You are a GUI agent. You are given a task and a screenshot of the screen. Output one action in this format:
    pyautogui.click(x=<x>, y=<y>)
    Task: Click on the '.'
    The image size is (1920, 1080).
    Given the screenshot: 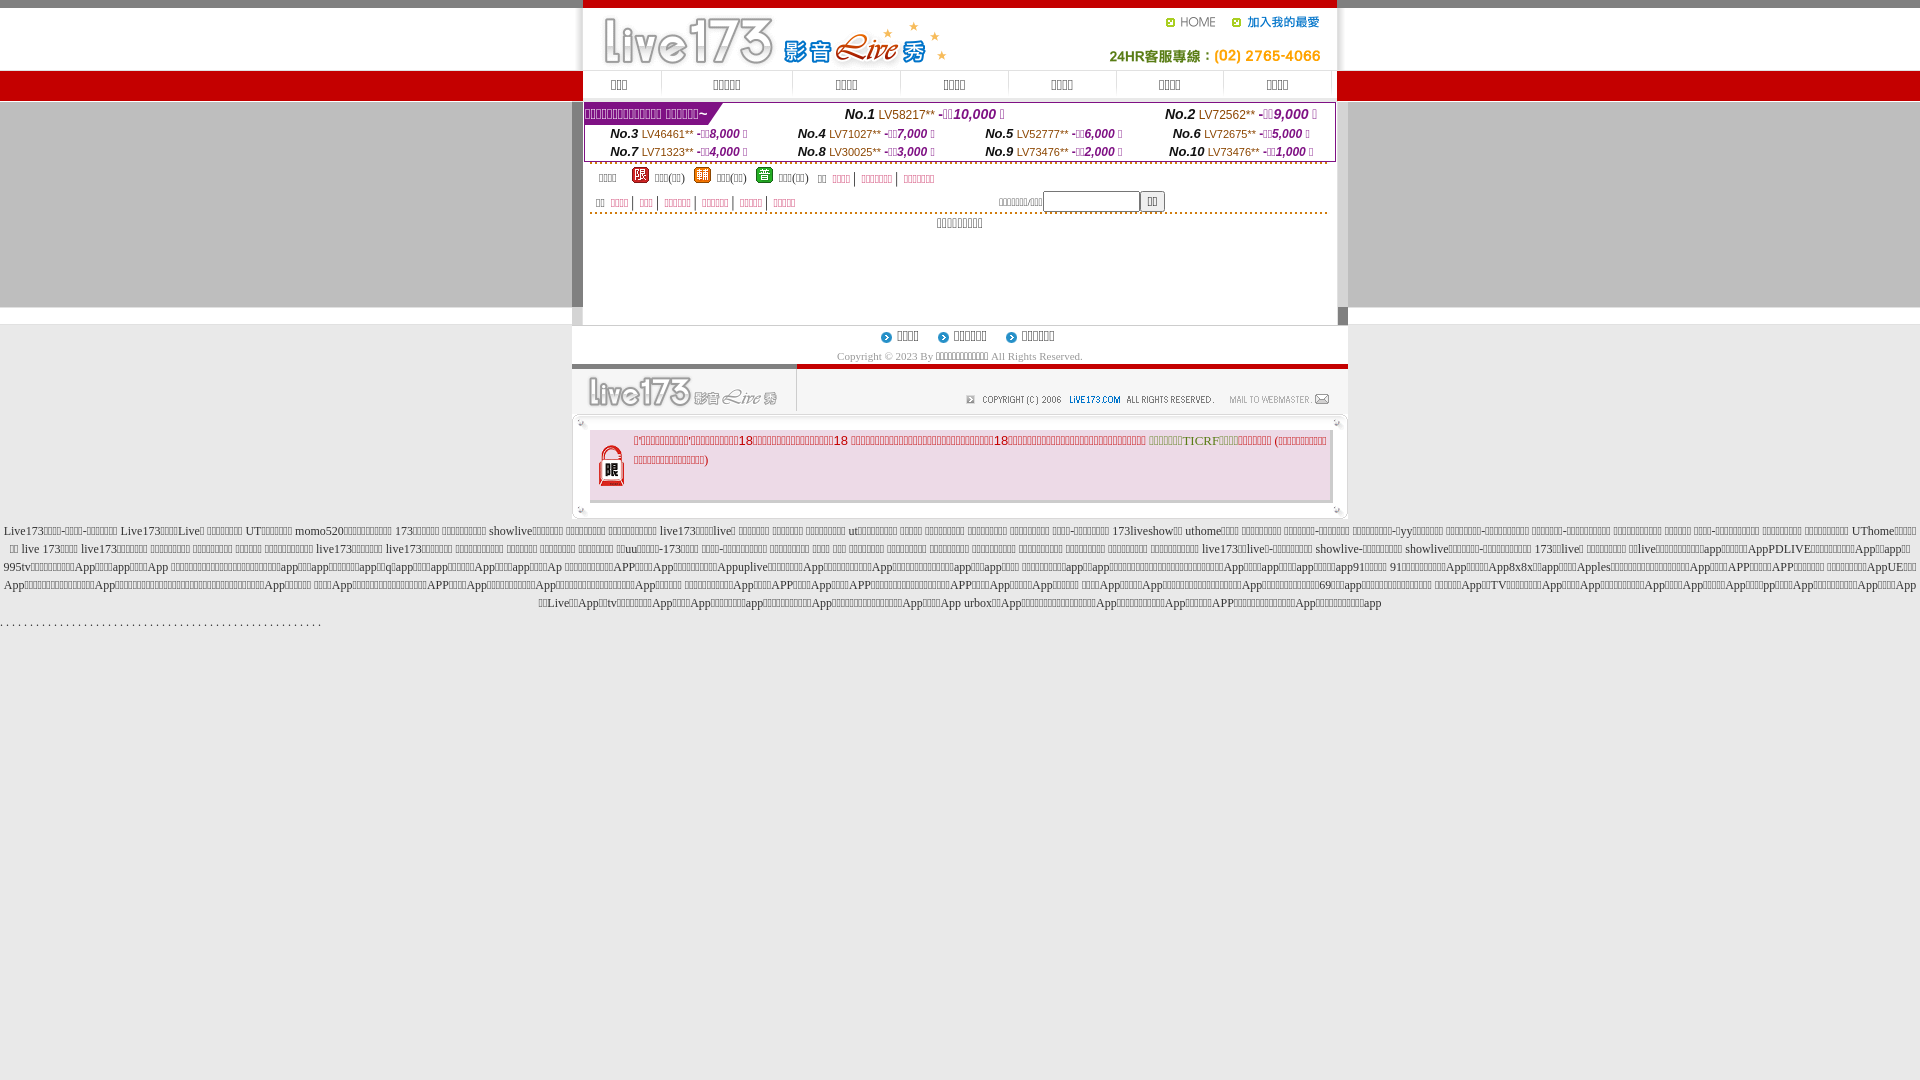 What is the action you would take?
    pyautogui.click(x=270, y=620)
    